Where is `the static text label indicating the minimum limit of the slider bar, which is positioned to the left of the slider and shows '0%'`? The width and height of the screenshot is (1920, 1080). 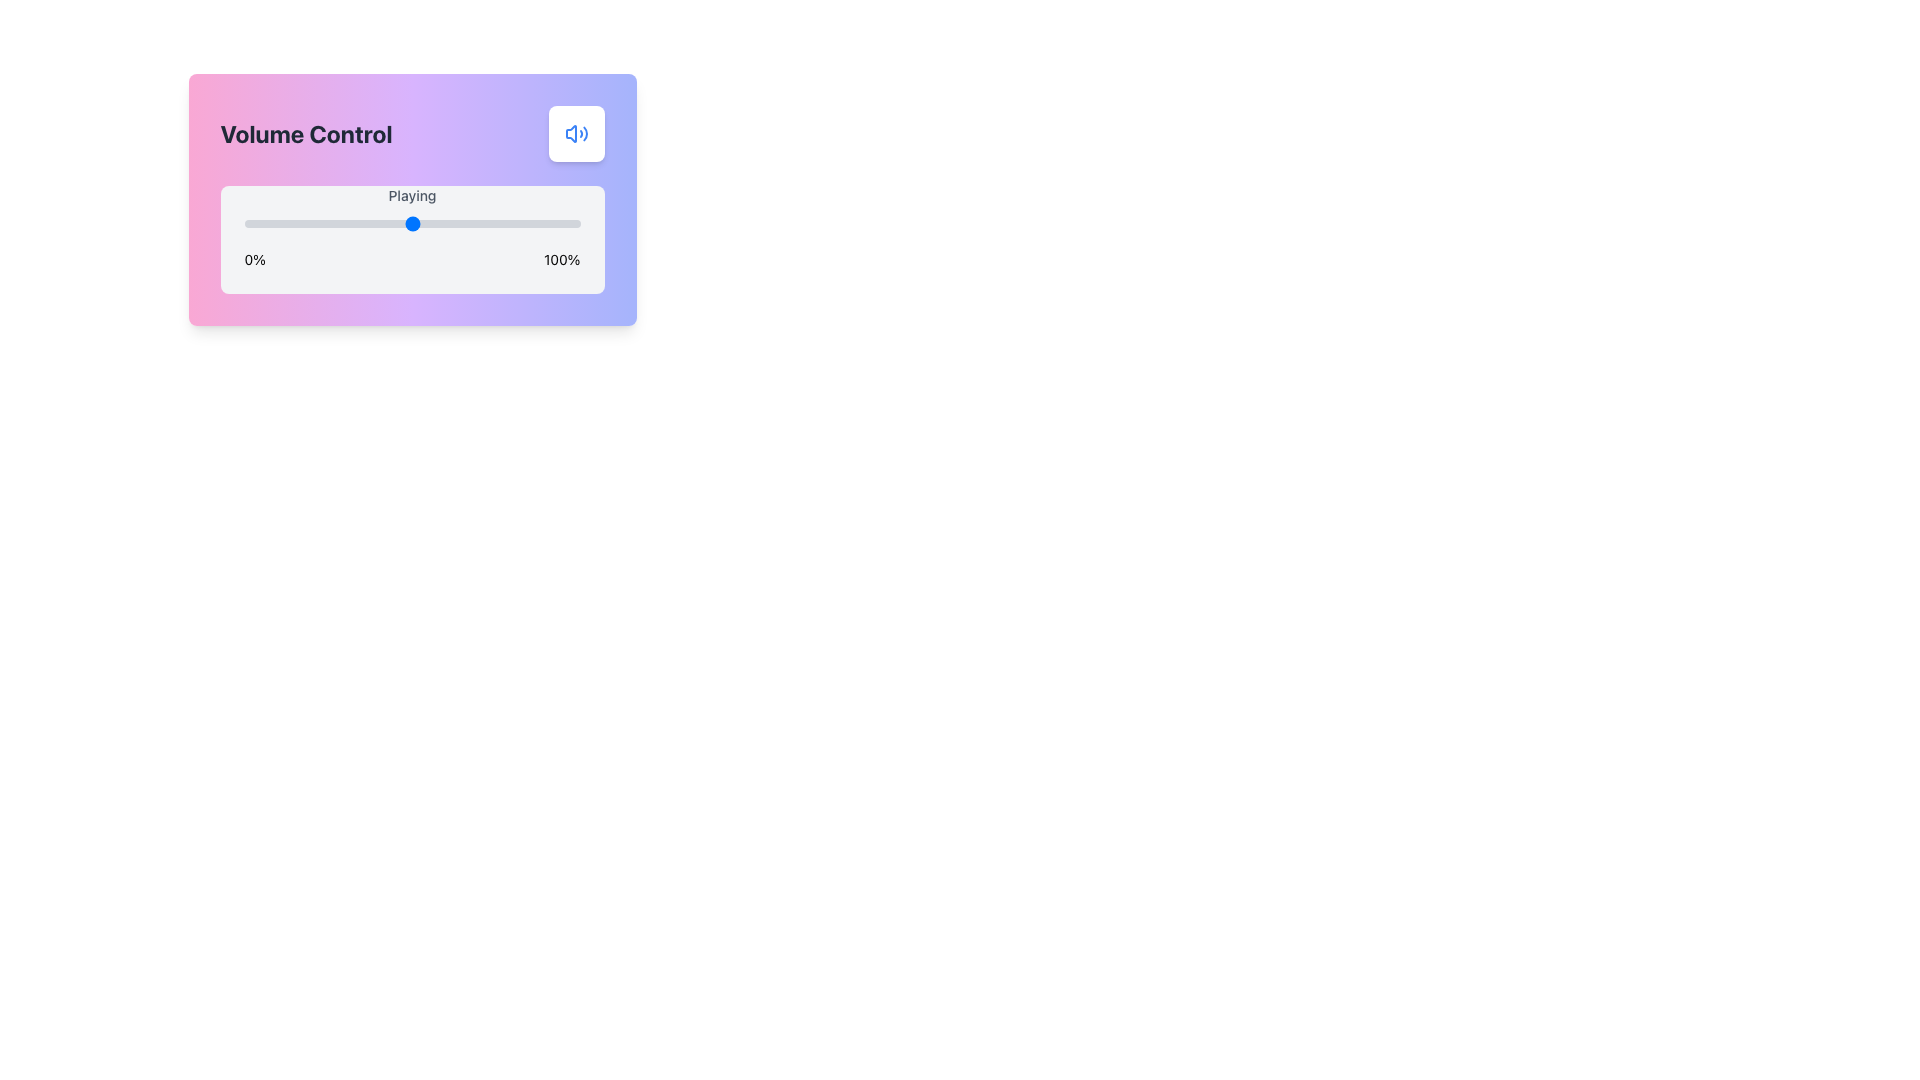 the static text label indicating the minimum limit of the slider bar, which is positioned to the left of the slider and shows '0%' is located at coordinates (254, 258).